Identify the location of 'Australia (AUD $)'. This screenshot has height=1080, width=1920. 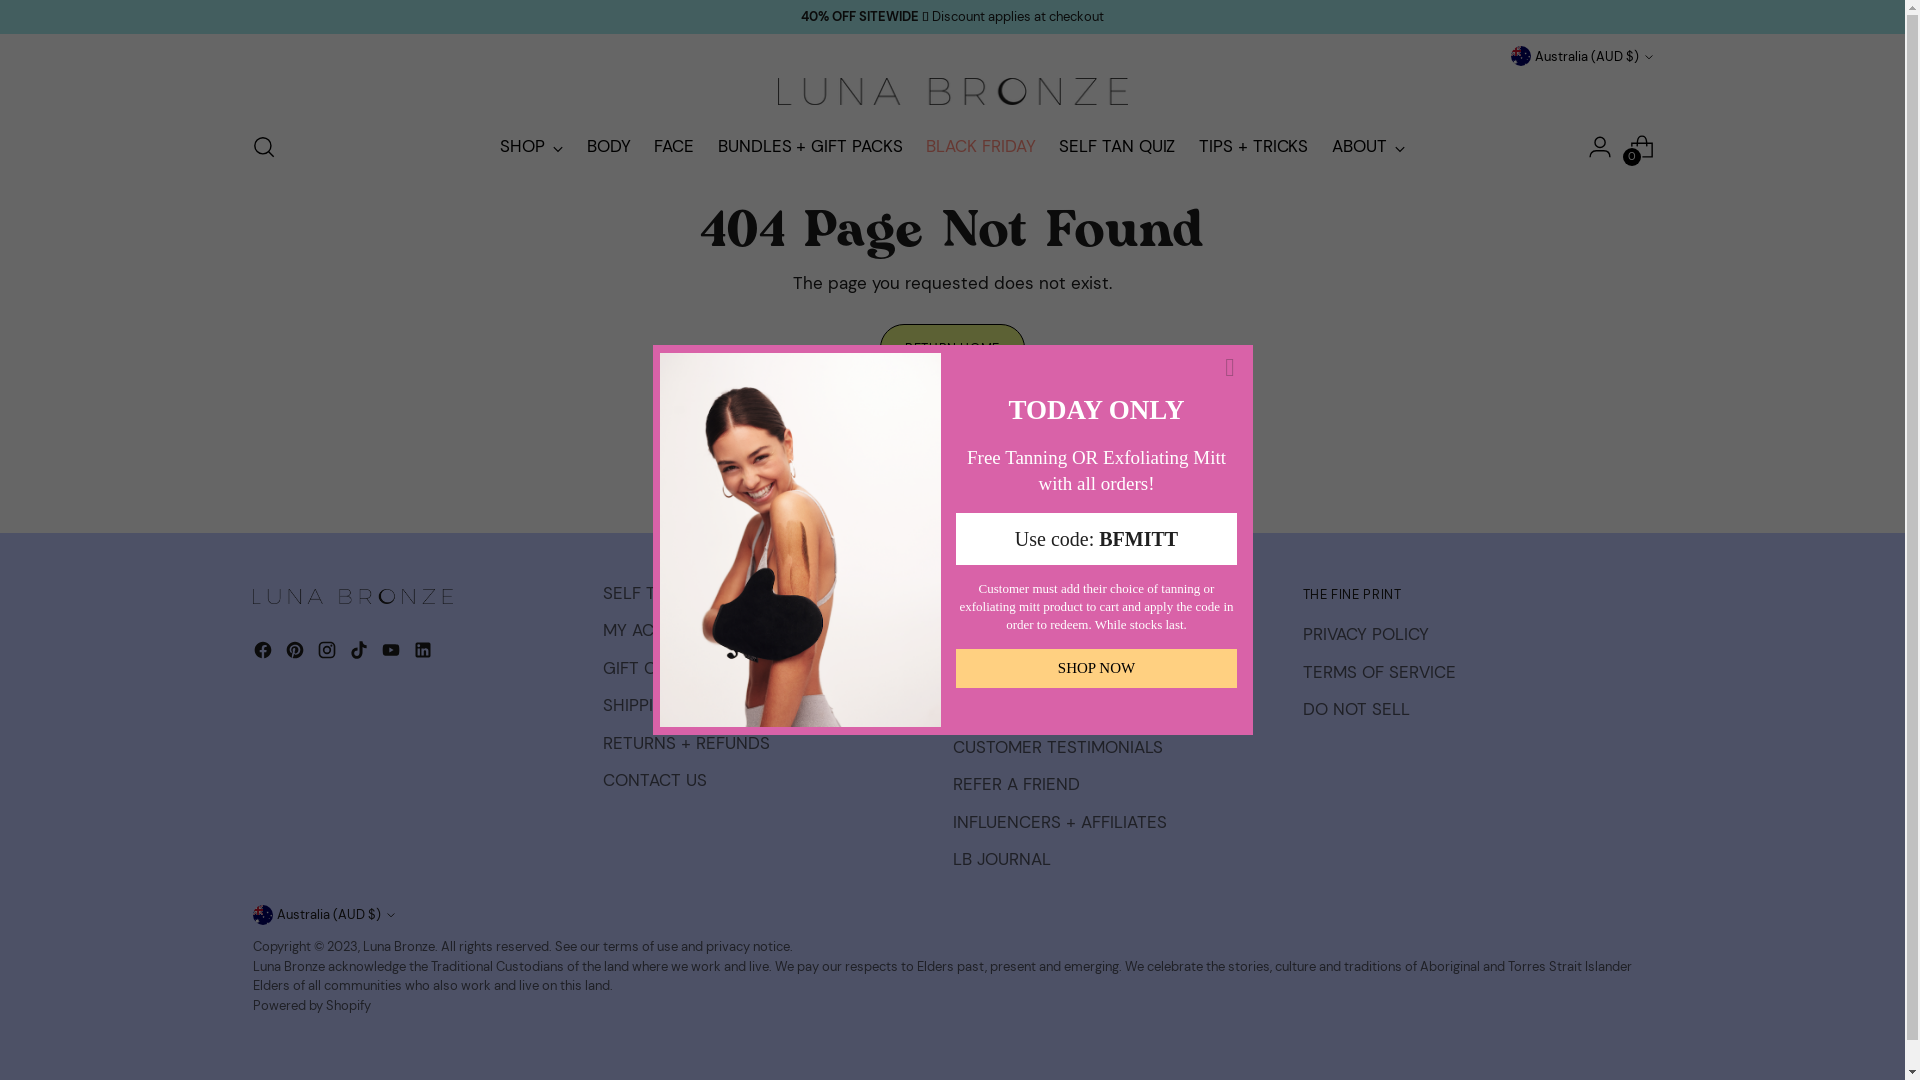
(322, 914).